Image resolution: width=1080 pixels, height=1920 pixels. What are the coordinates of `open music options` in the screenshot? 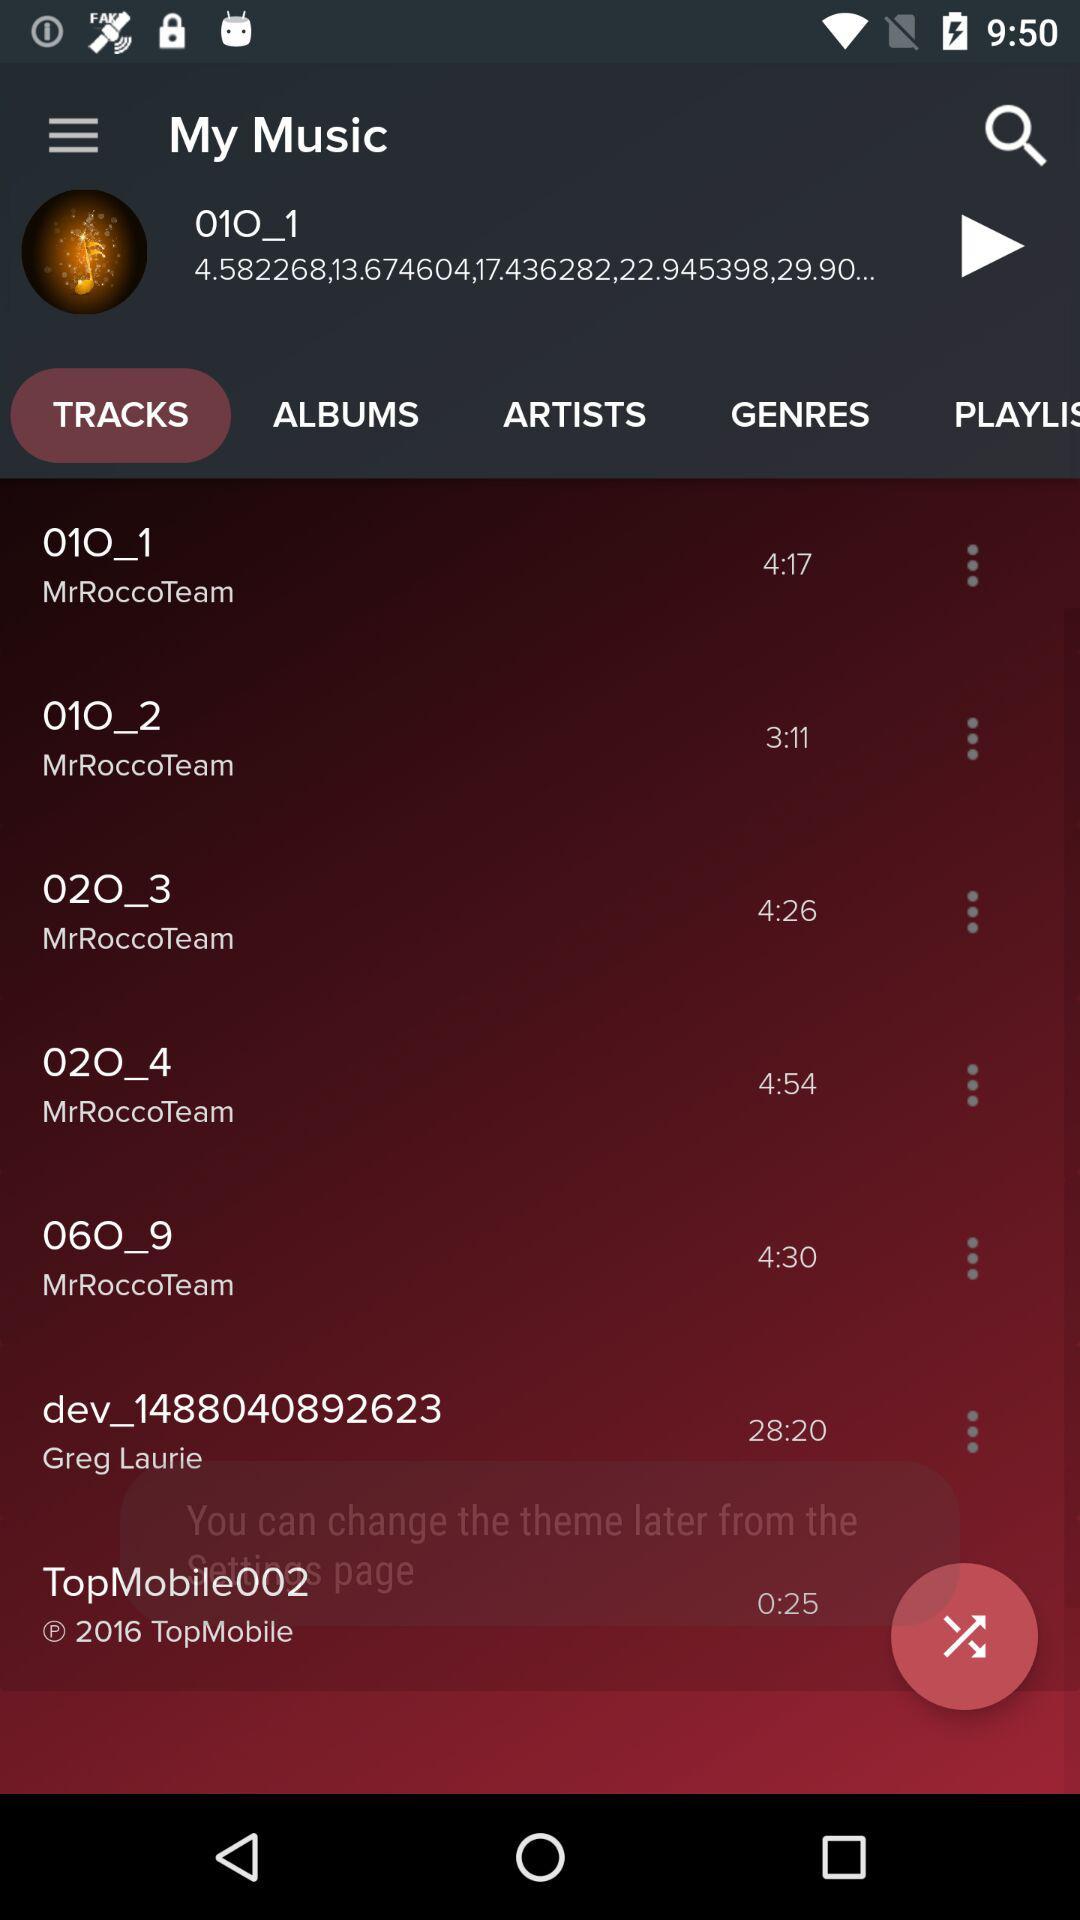 It's located at (971, 564).